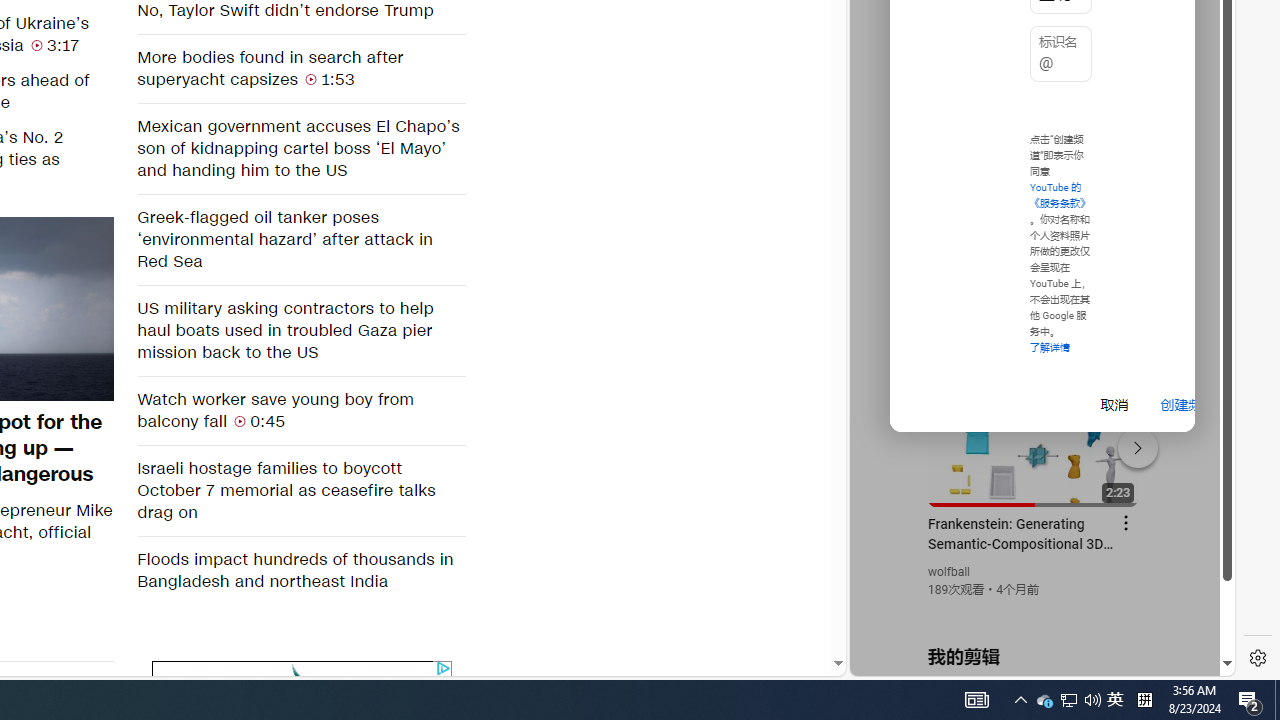  What do you see at coordinates (1276, 698) in the screenshot?
I see `'Show desktop'` at bounding box center [1276, 698].